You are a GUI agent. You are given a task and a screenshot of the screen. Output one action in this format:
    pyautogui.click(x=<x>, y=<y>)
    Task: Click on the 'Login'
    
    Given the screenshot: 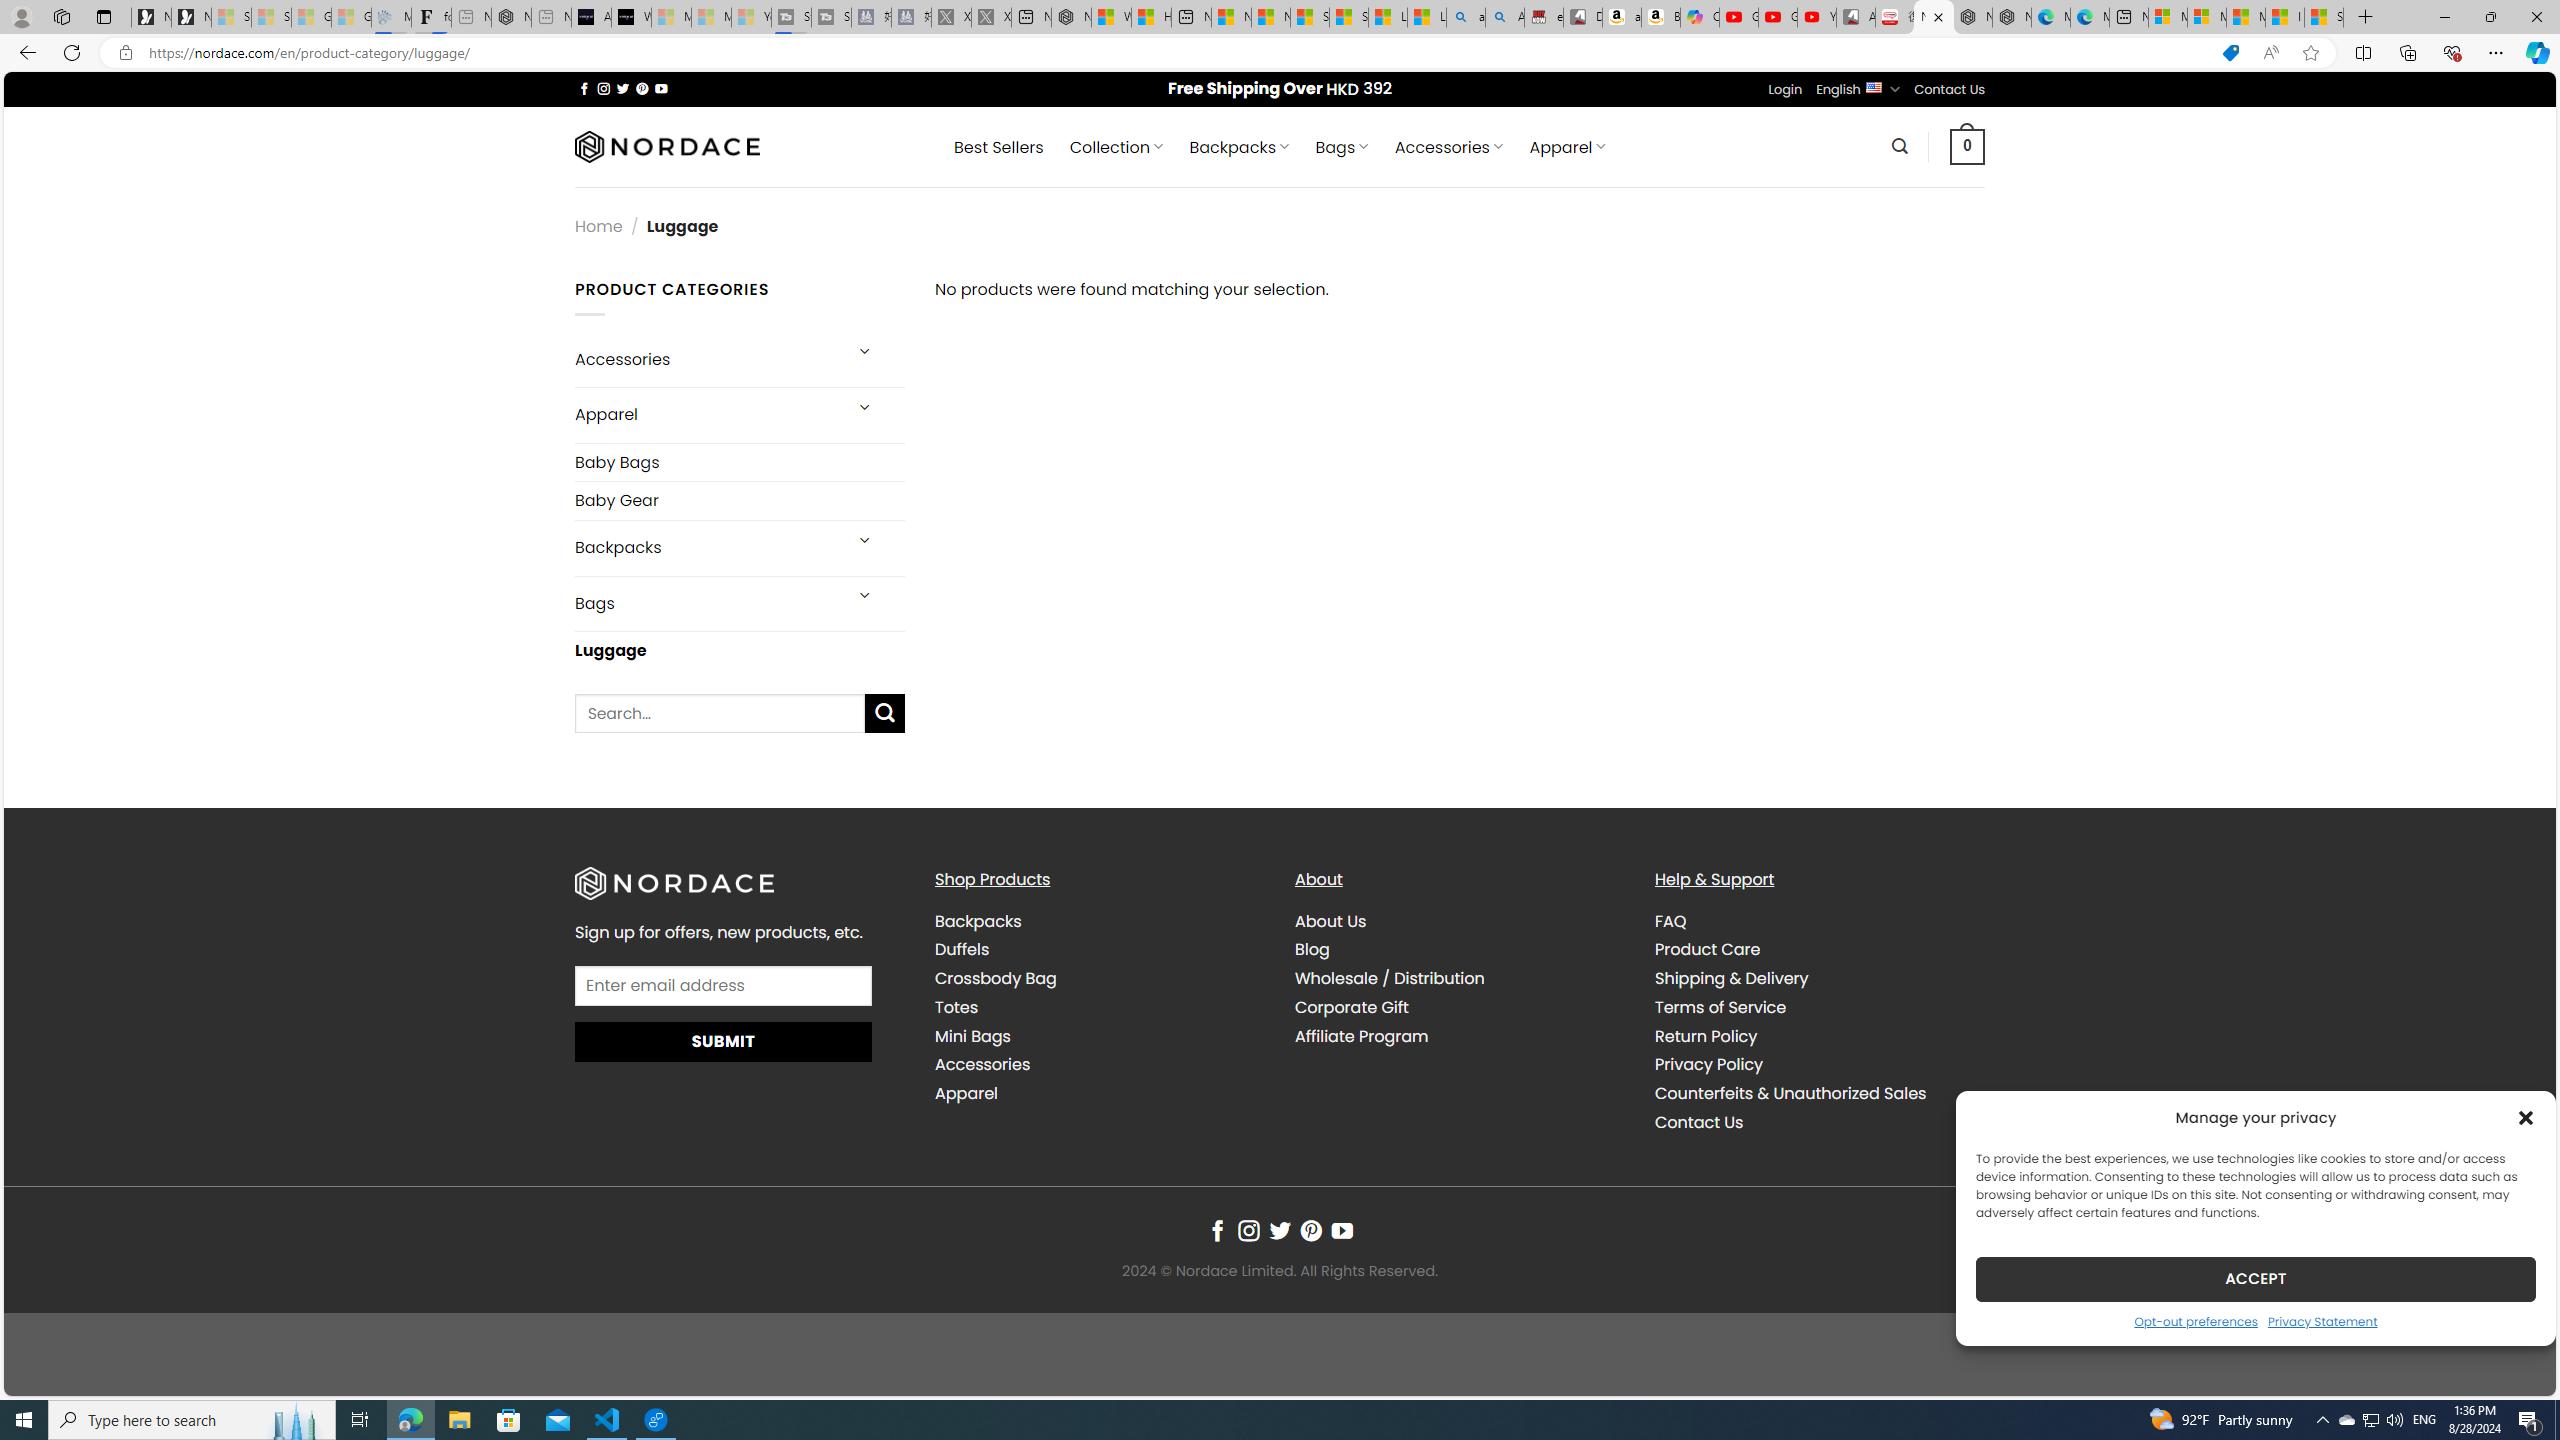 What is the action you would take?
    pyautogui.click(x=1785, y=89)
    